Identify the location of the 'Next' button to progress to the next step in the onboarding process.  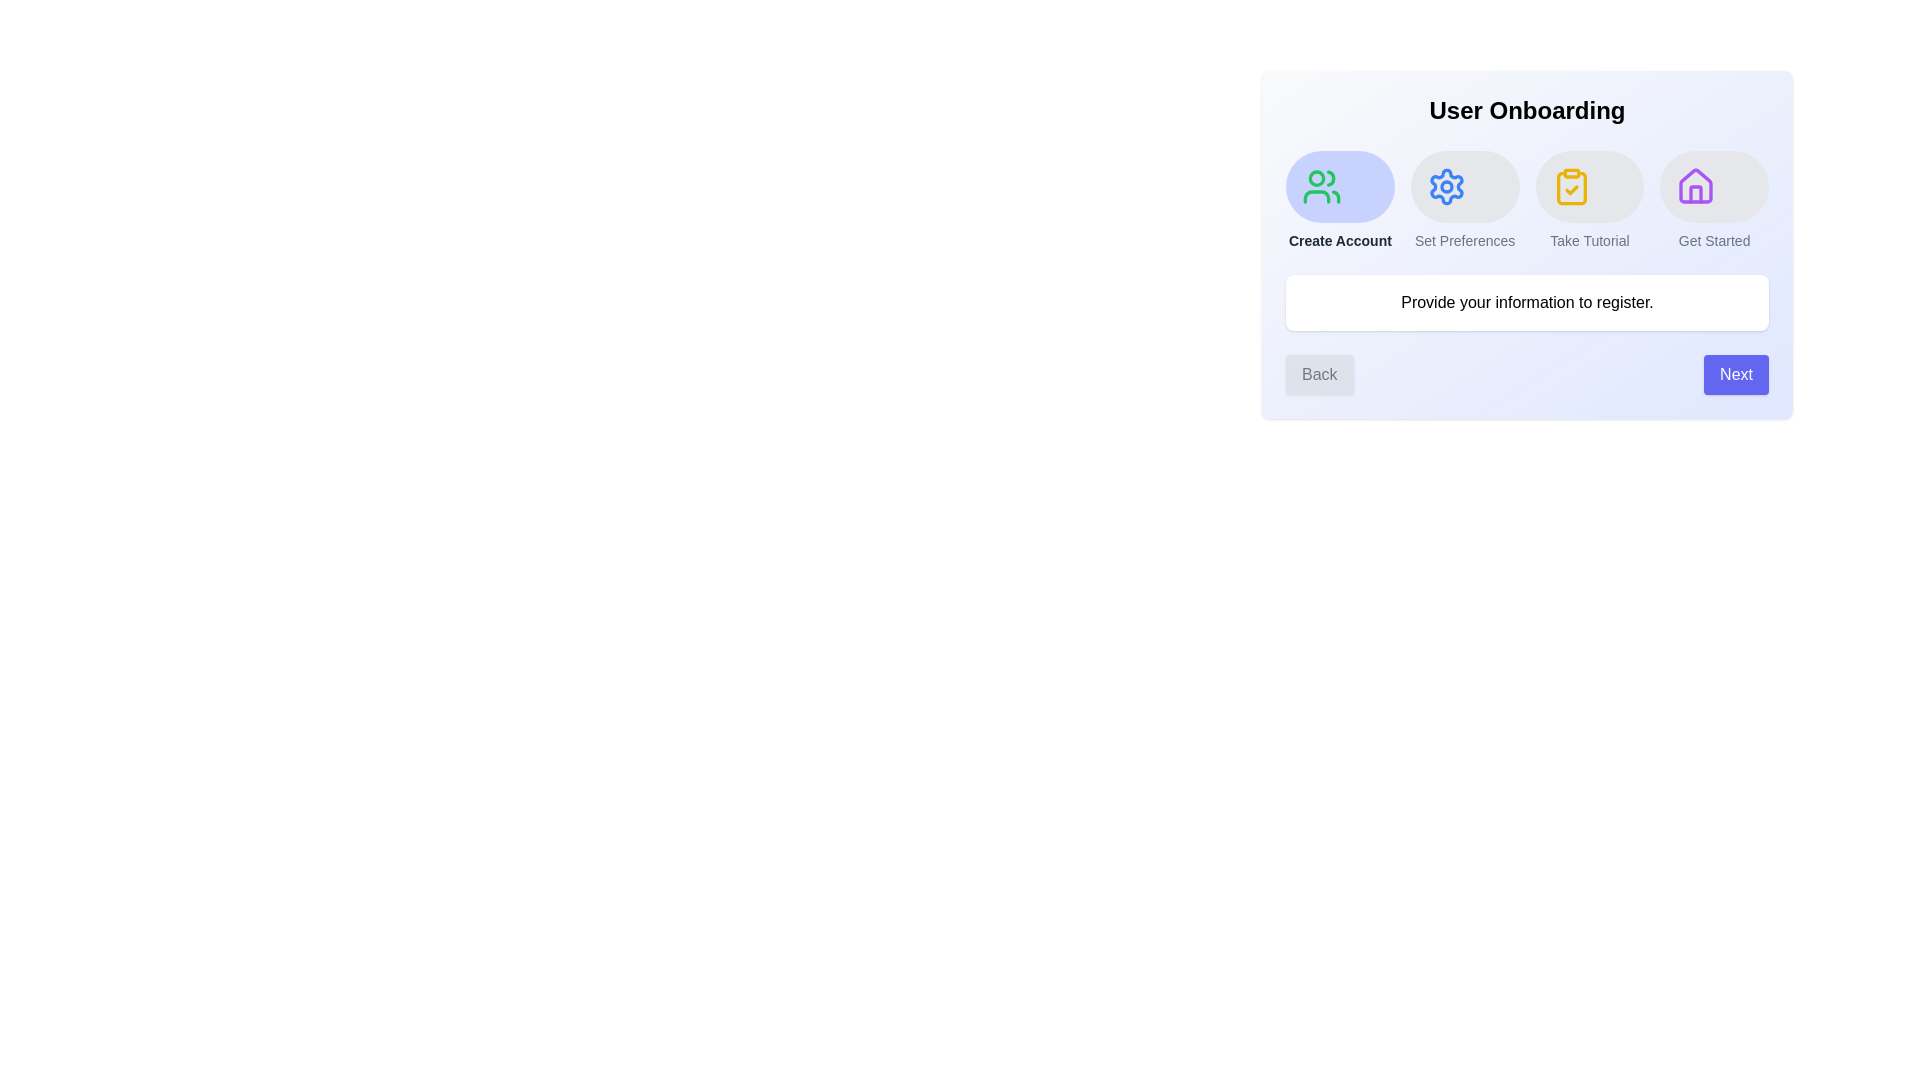
(1735, 374).